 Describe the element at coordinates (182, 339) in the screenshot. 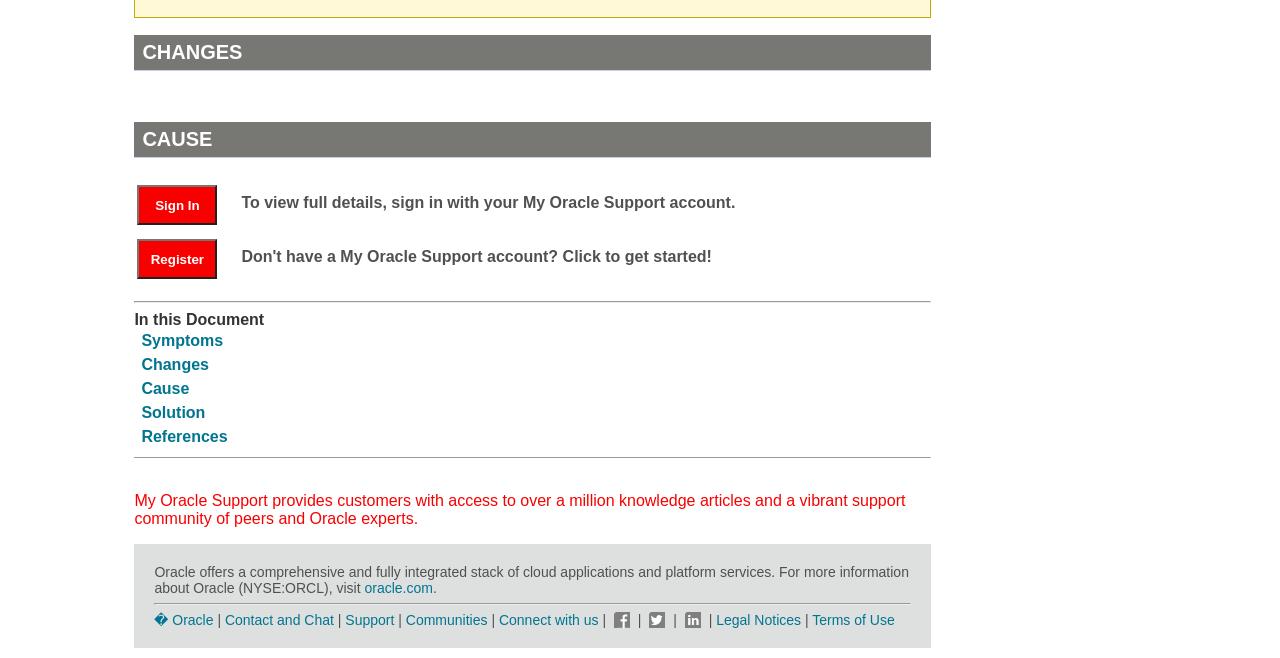

I see `'Symptoms'` at that location.